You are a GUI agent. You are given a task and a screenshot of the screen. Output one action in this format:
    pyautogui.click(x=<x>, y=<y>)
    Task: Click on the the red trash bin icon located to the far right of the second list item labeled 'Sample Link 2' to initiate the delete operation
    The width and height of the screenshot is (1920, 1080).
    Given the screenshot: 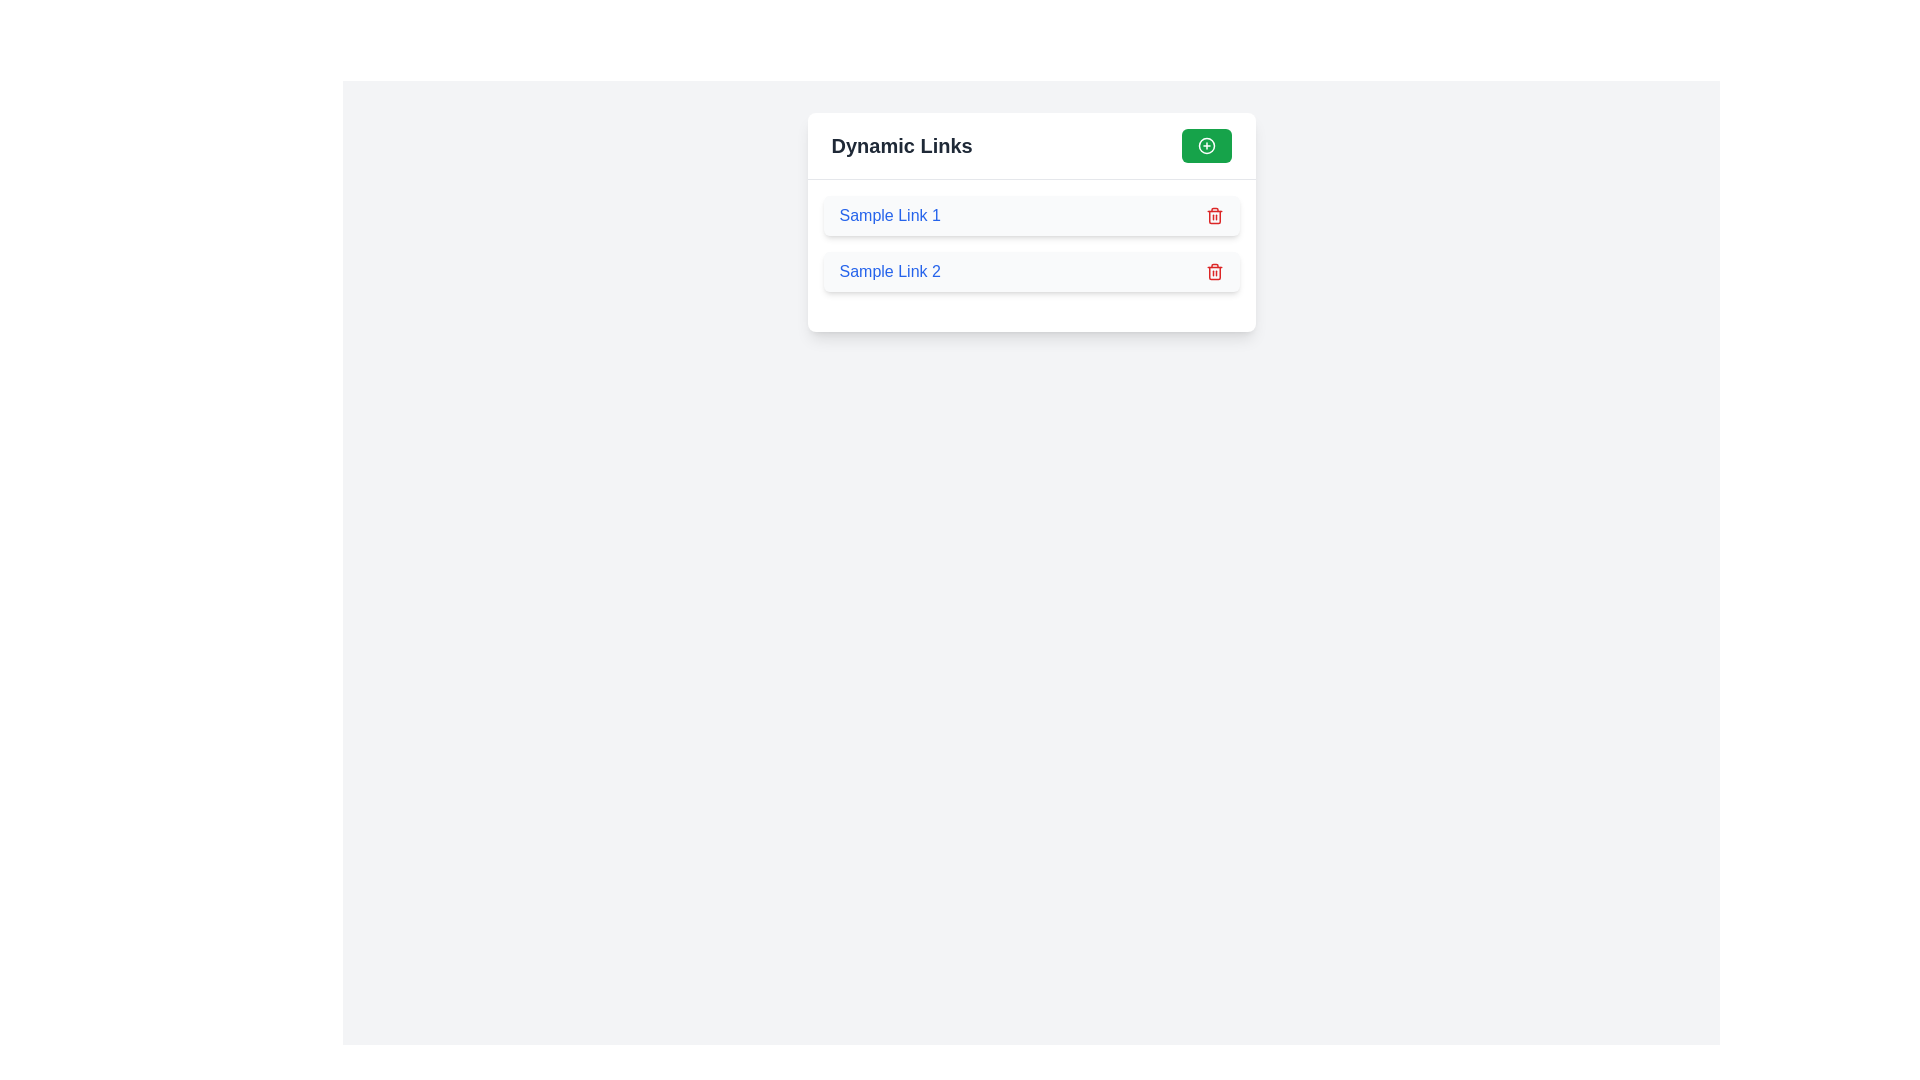 What is the action you would take?
    pyautogui.click(x=1213, y=273)
    